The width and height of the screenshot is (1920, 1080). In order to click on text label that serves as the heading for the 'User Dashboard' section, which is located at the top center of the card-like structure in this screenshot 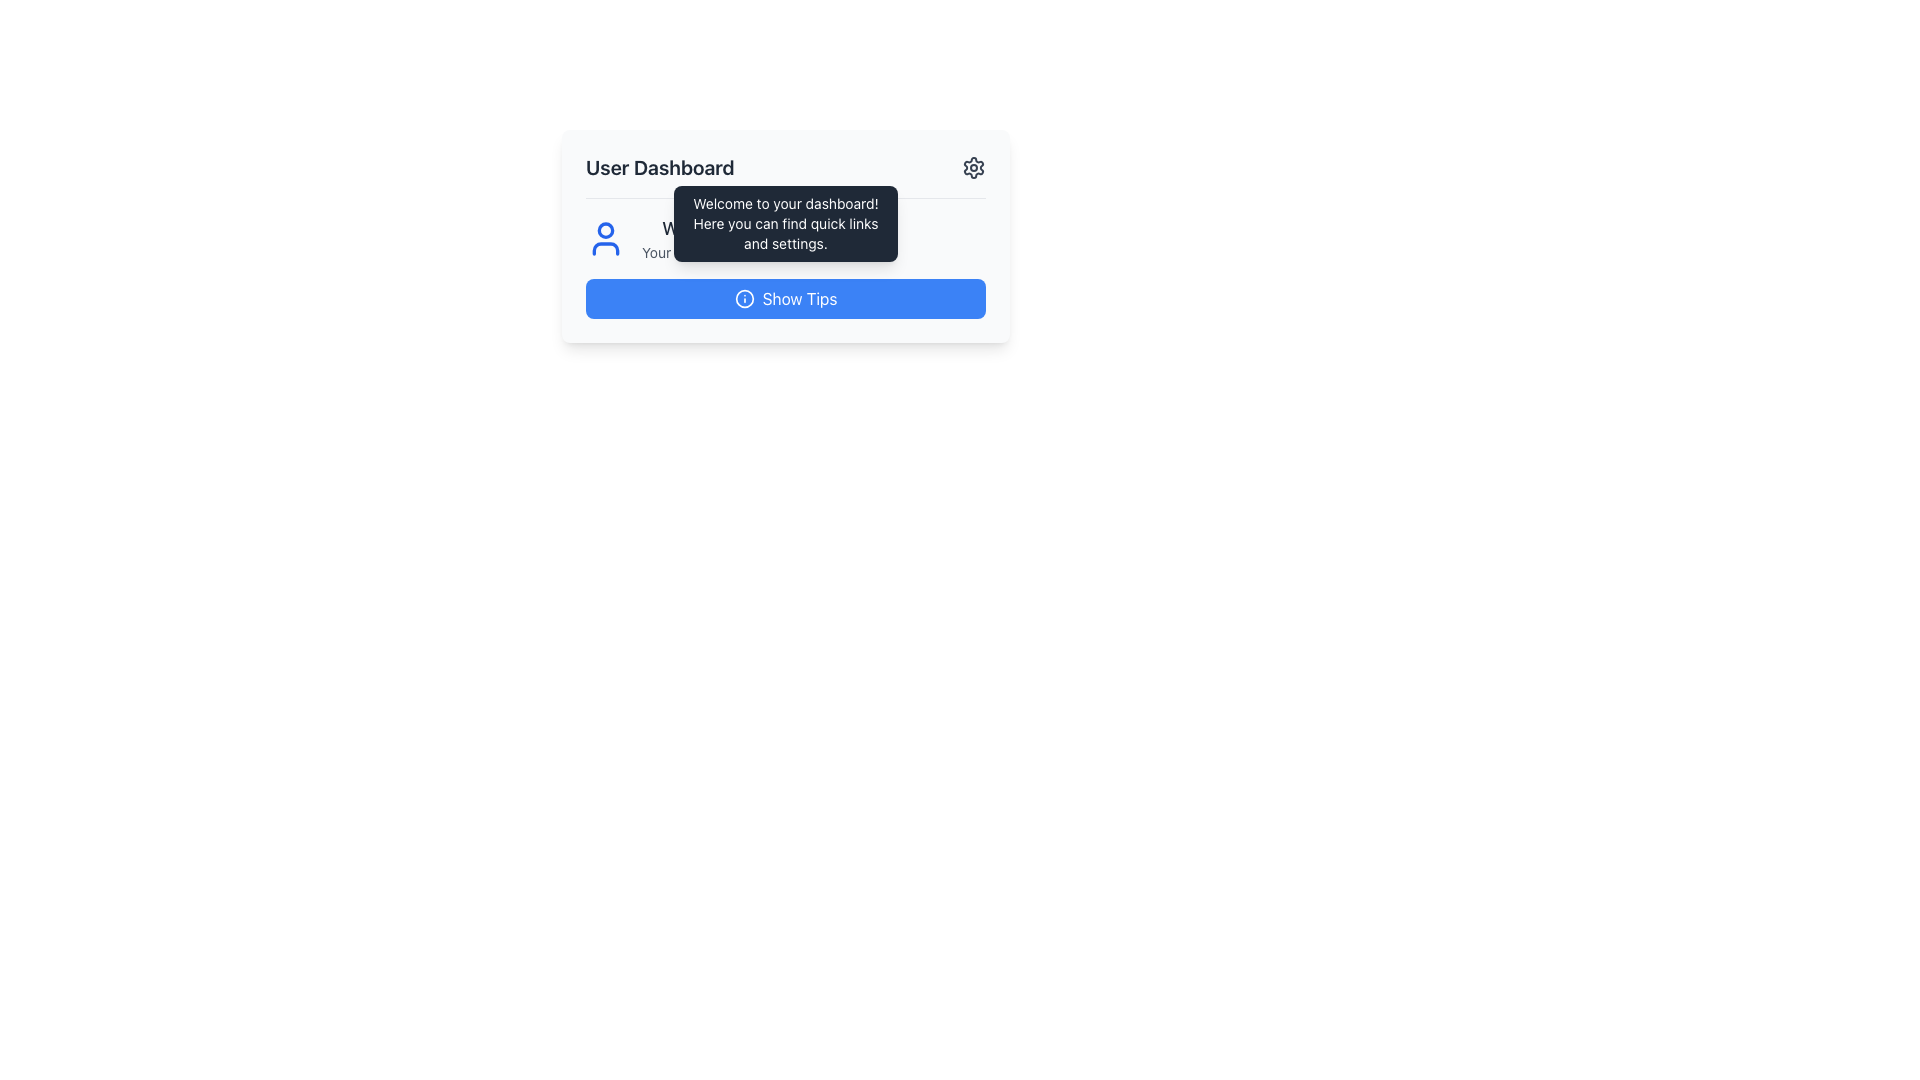, I will do `click(660, 167)`.